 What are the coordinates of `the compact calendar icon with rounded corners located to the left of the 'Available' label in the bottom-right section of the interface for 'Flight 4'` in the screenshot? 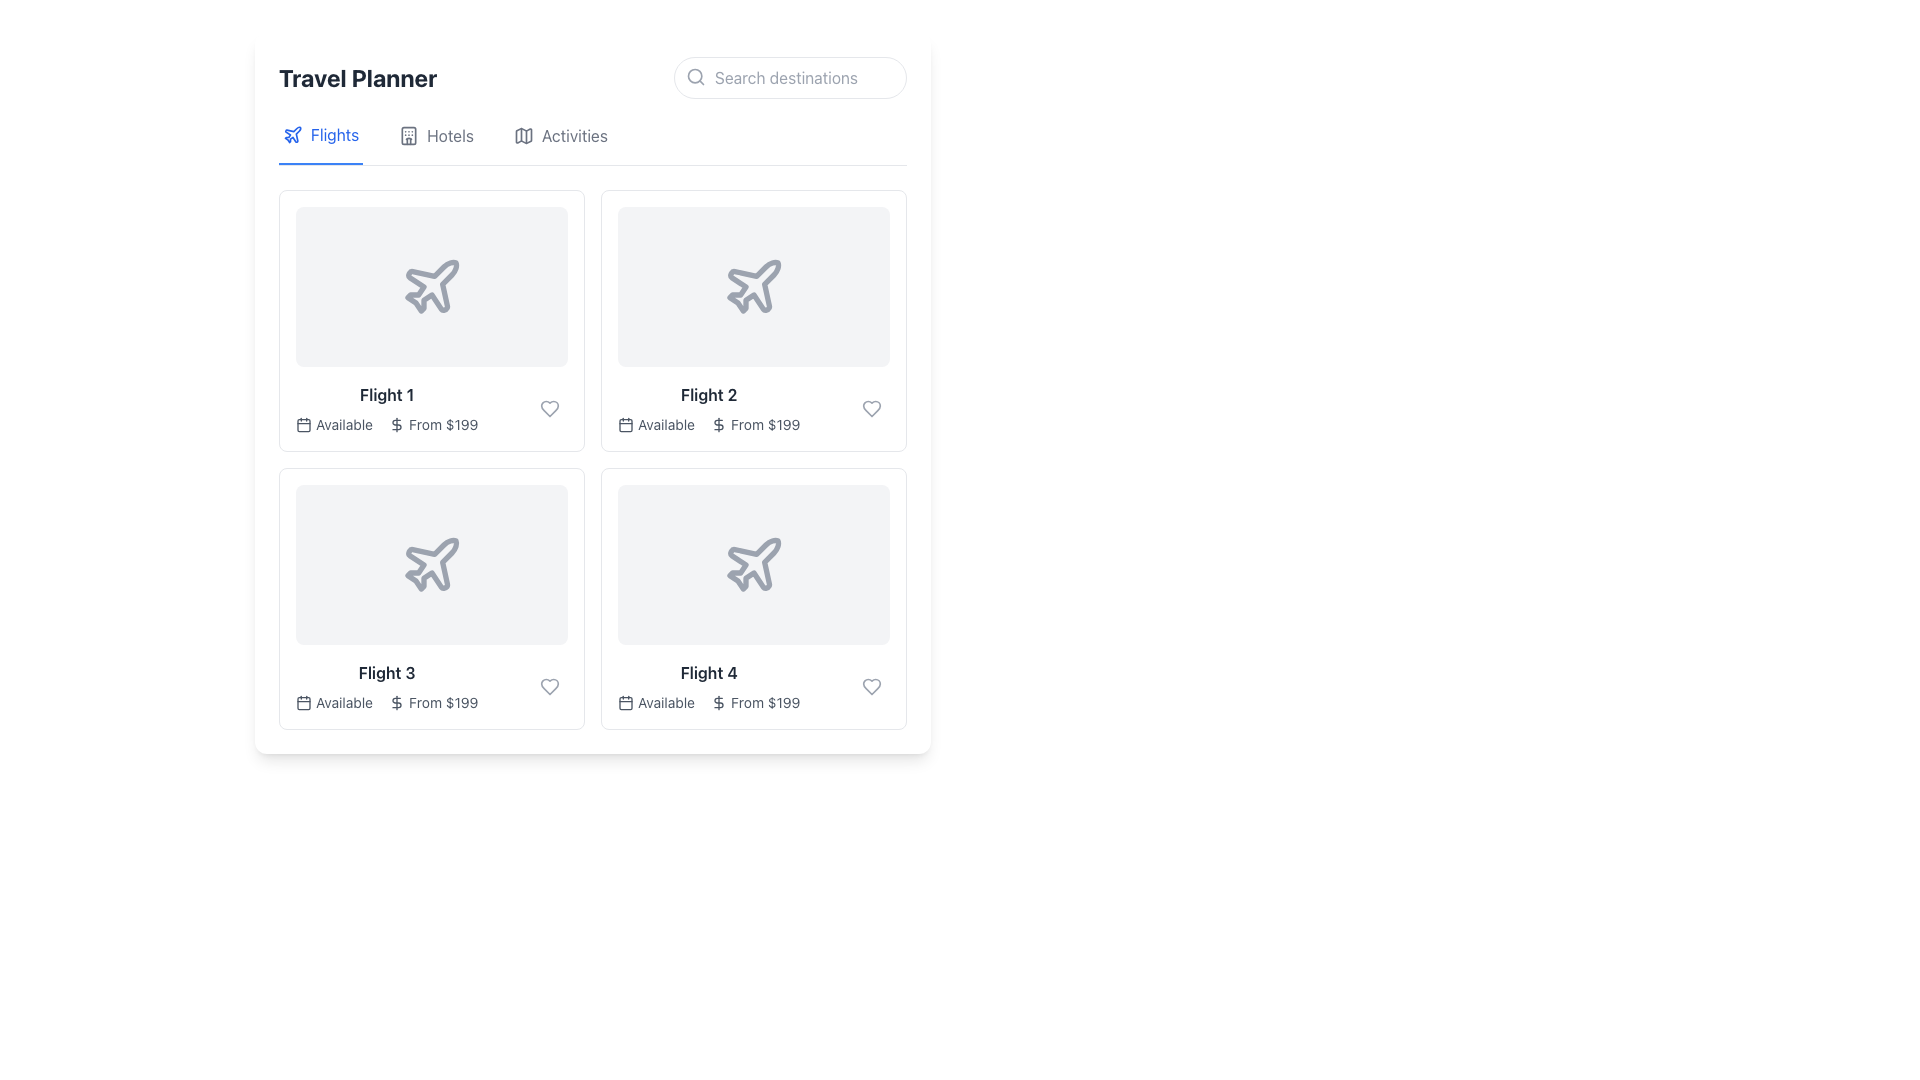 It's located at (624, 701).